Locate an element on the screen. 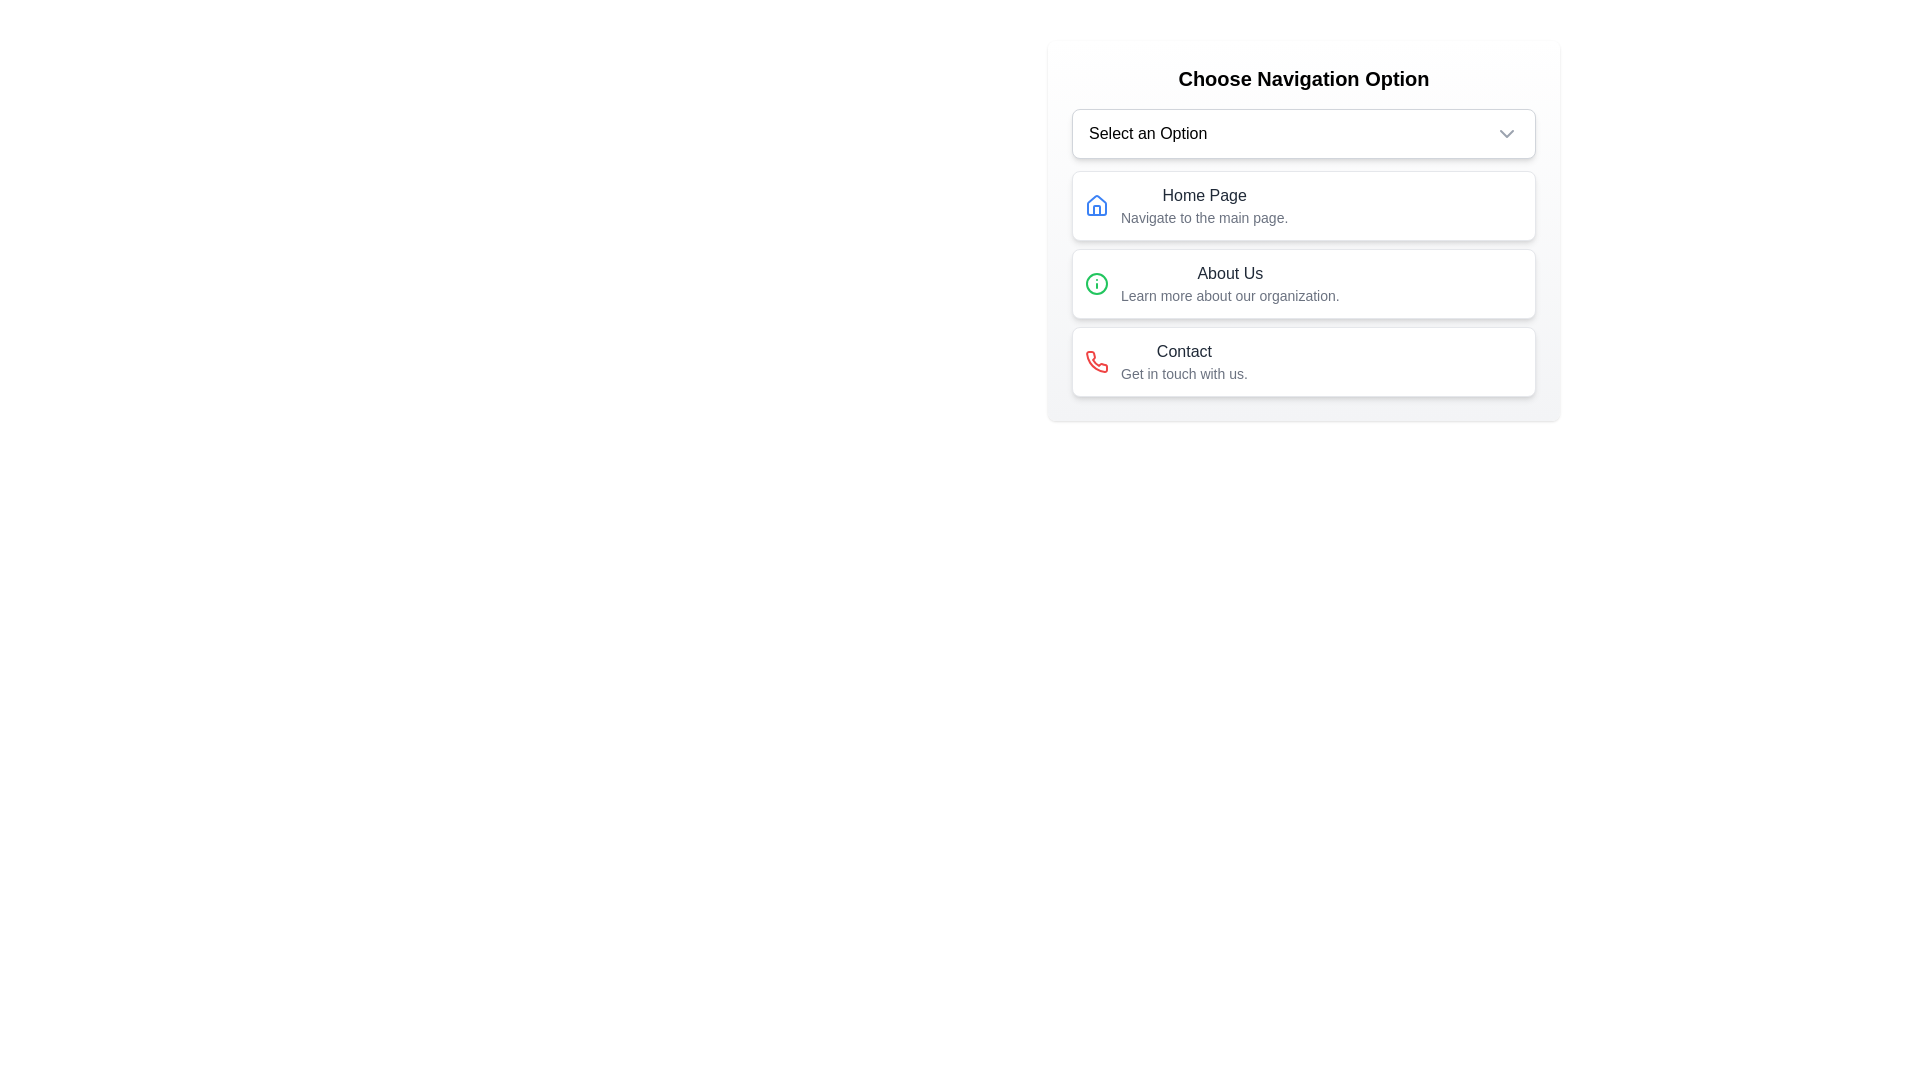 The width and height of the screenshot is (1920, 1080). text label 'Contact' which is styled in medium-weight font and dark gray color, located in the third card of a vertical list, above the smaller text 'Get in touch with us.' is located at coordinates (1184, 350).